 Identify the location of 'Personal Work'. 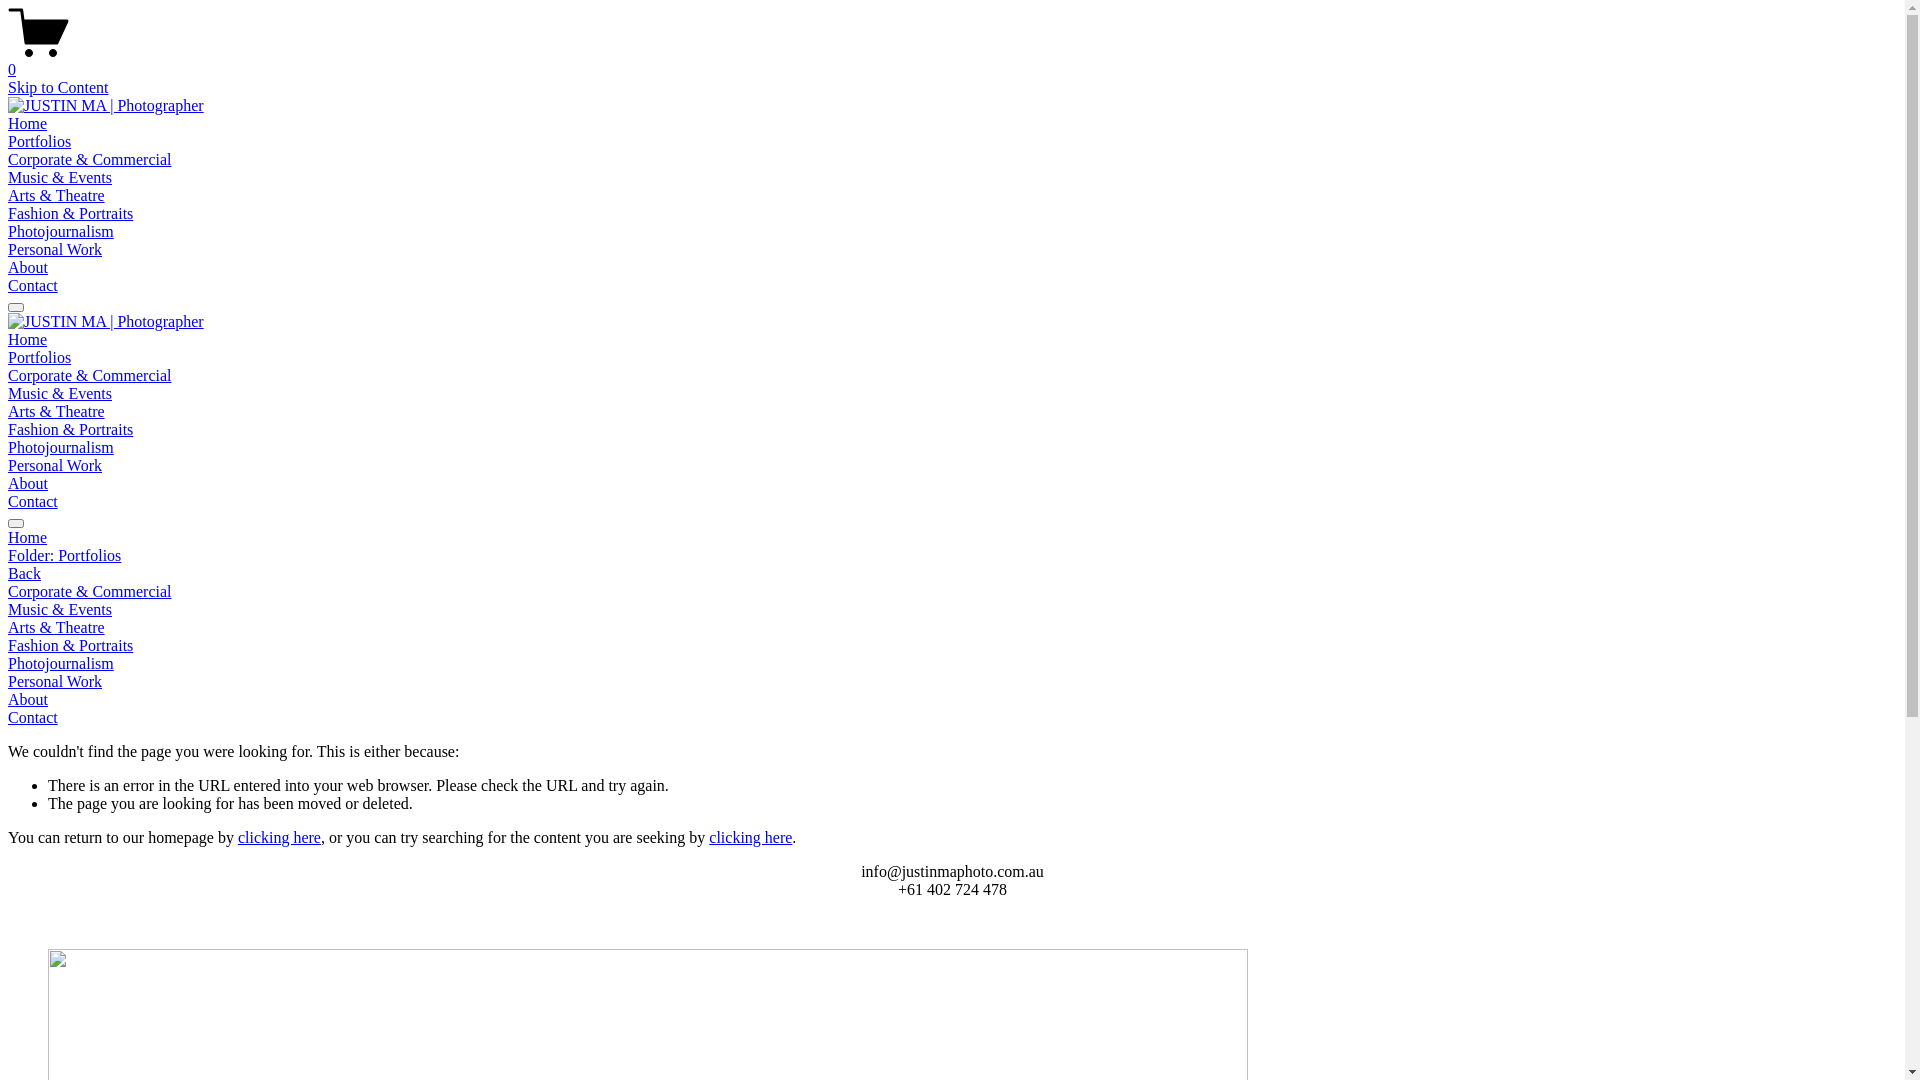
(8, 681).